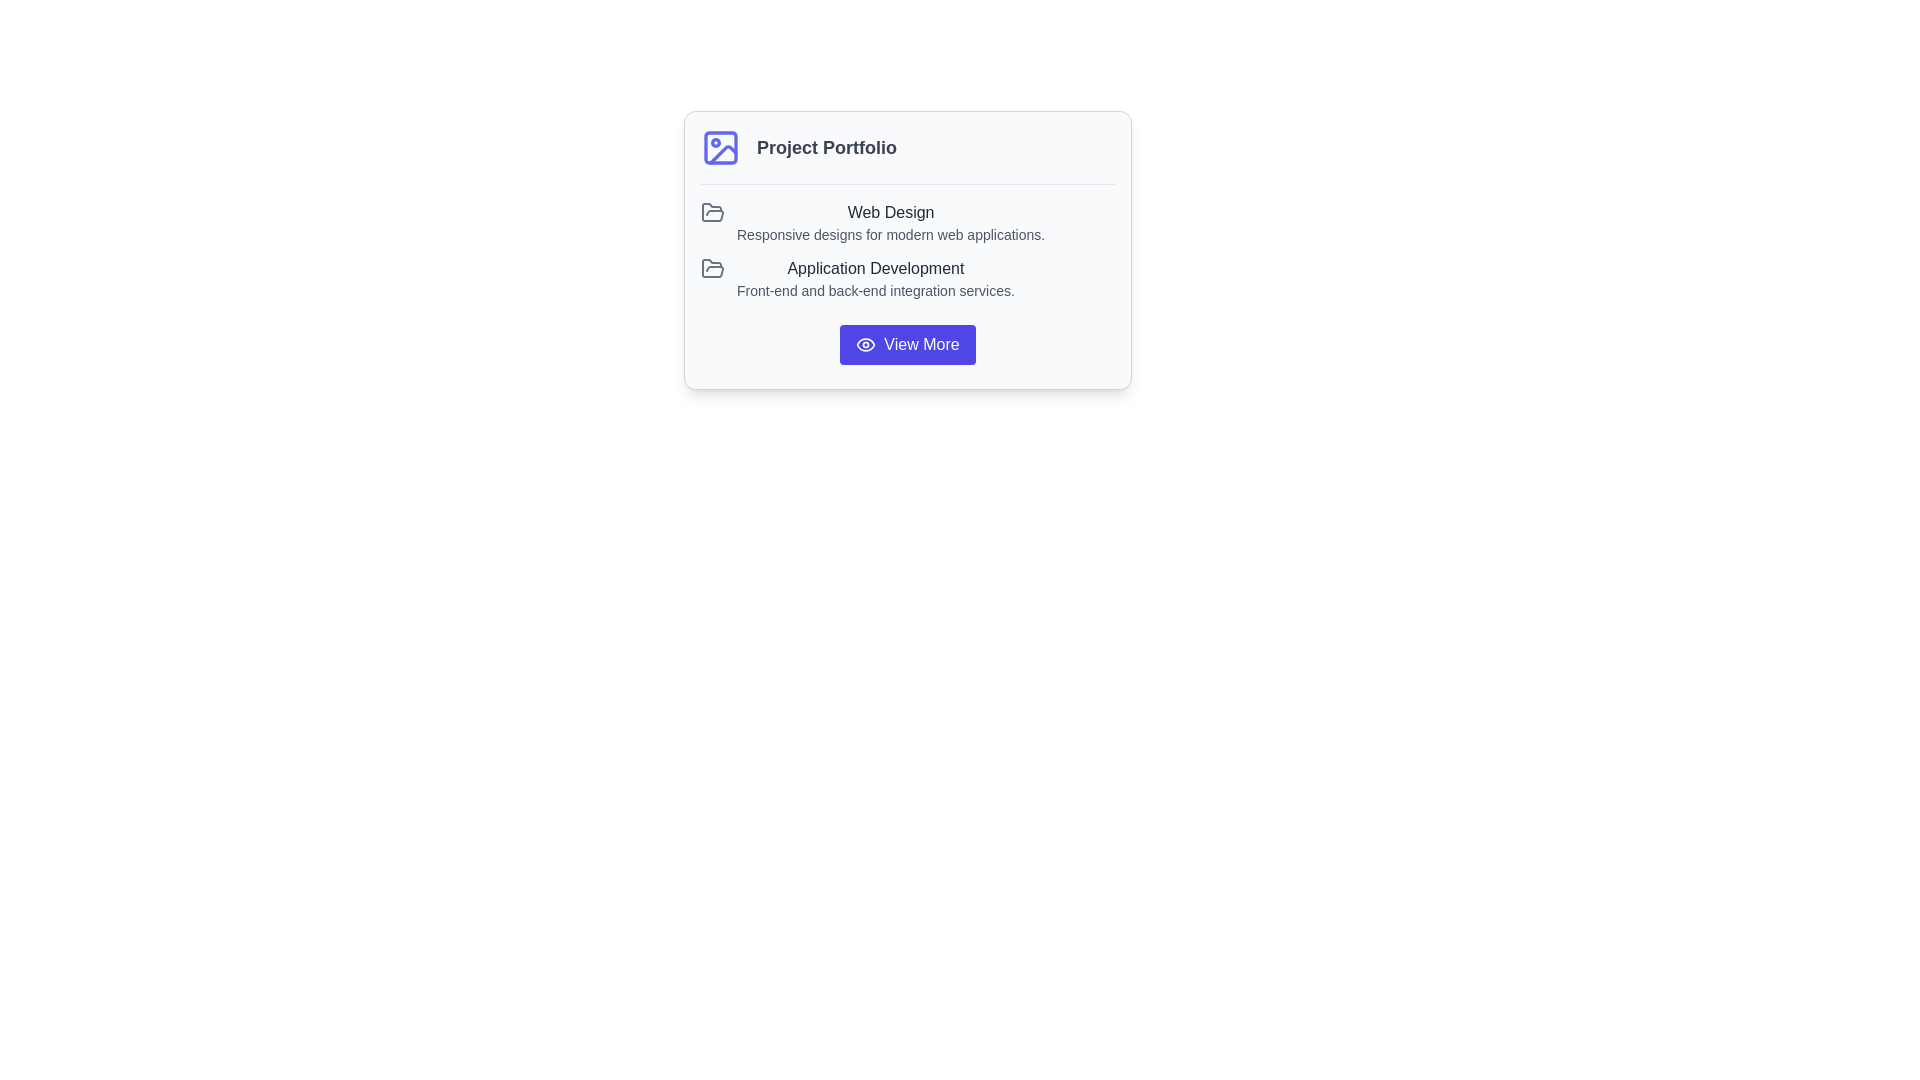 The height and width of the screenshot is (1080, 1920). What do you see at coordinates (890, 234) in the screenshot?
I see `the text label stating 'Responsive designs for modern web applications.' located below the 'Web Design' title in the 'Project Portfolio' section` at bounding box center [890, 234].